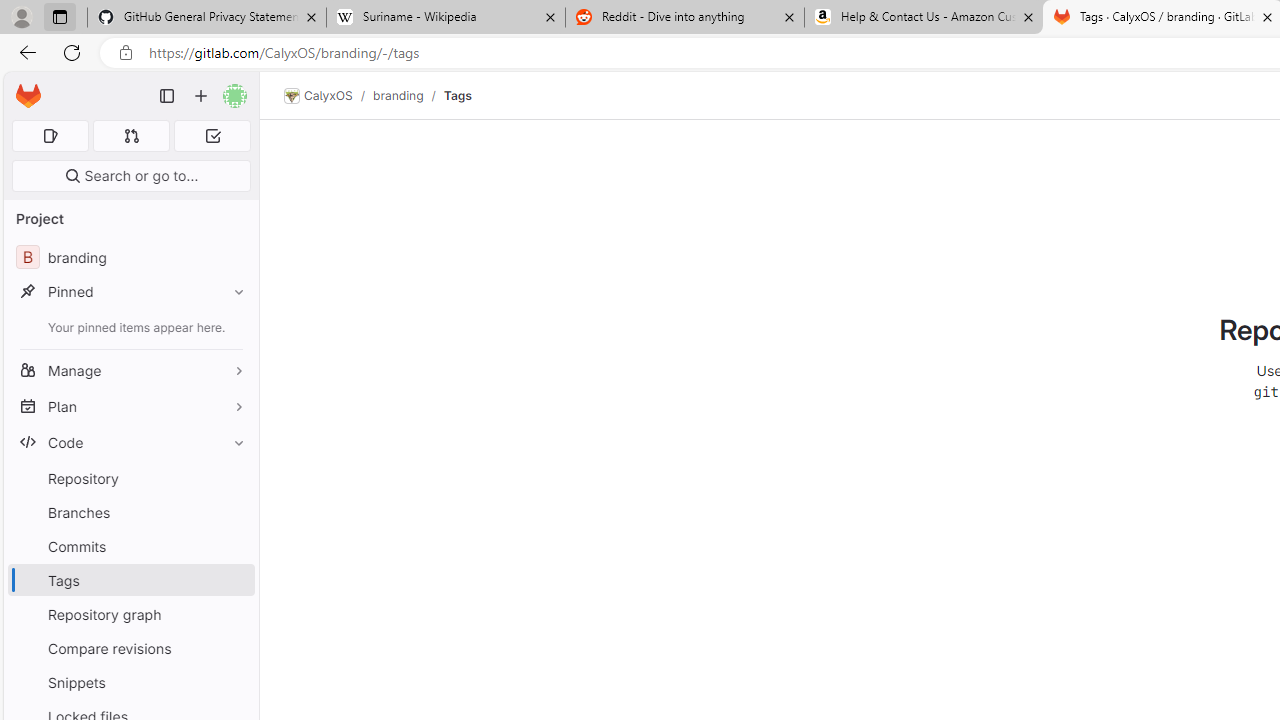  Describe the element at coordinates (130, 511) in the screenshot. I see `'Branches'` at that location.